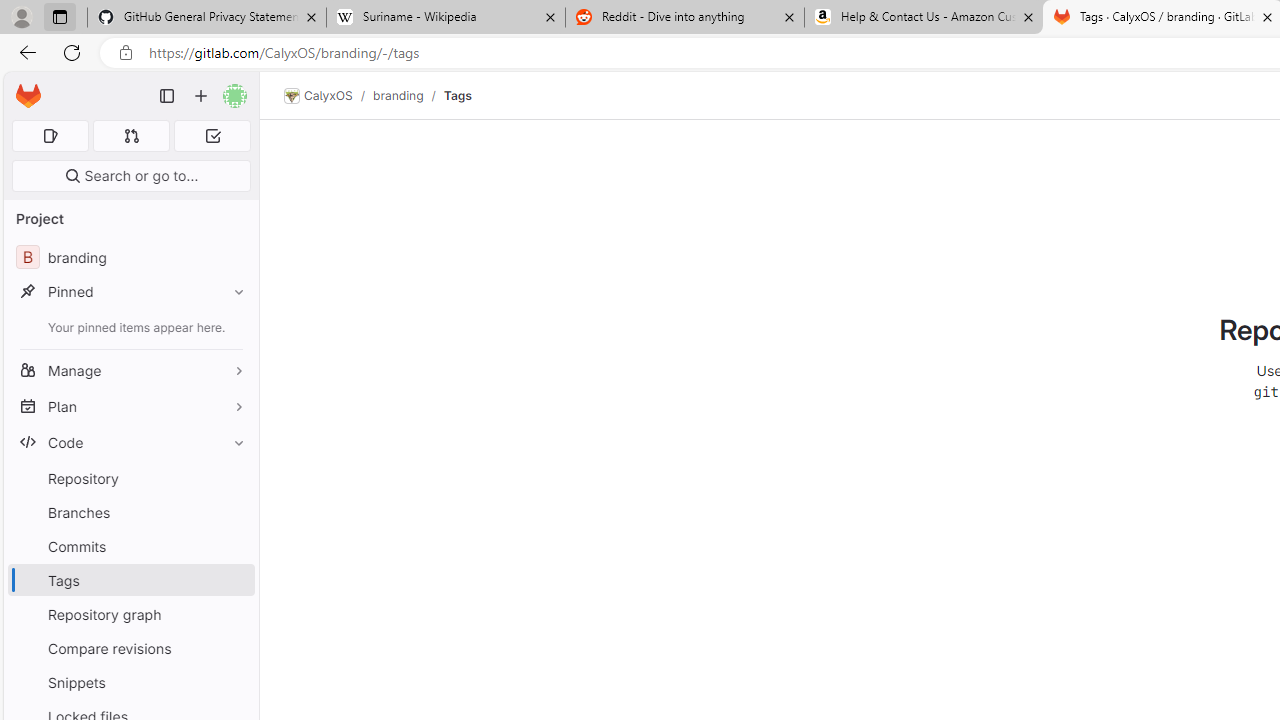  Describe the element at coordinates (130, 511) in the screenshot. I see `'Branches'` at that location.